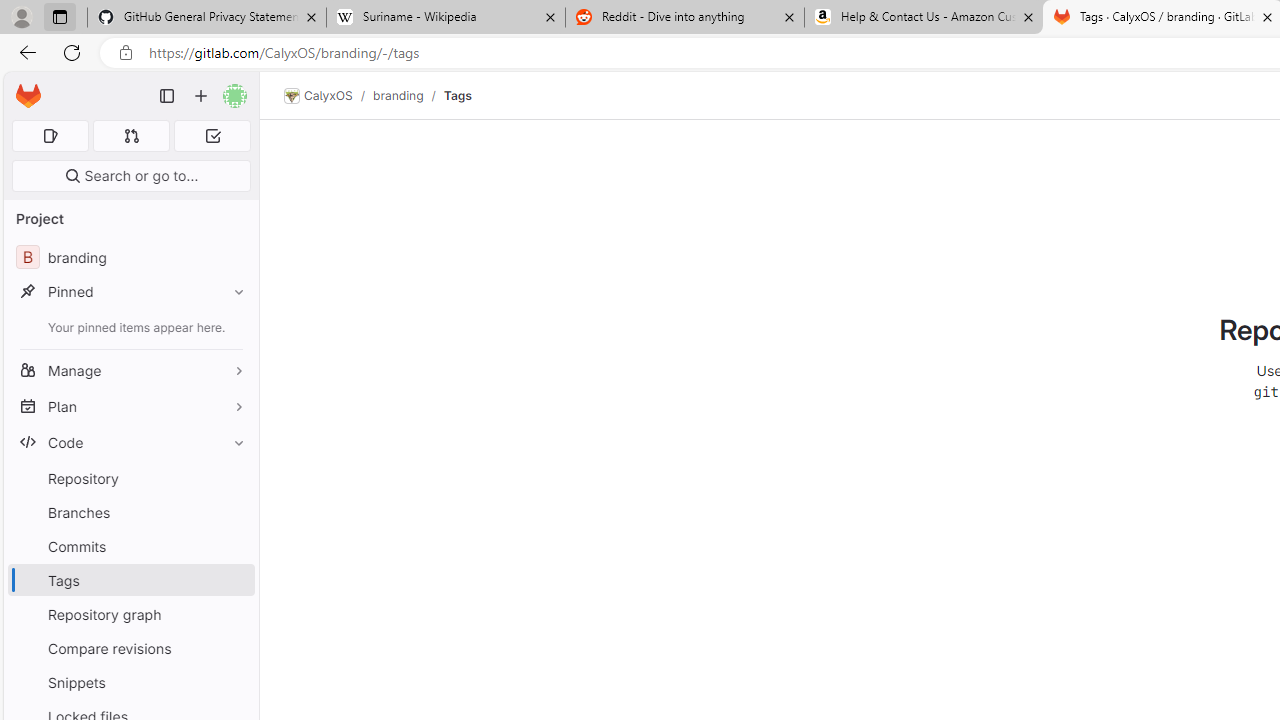  Describe the element at coordinates (130, 511) in the screenshot. I see `'Branches'` at that location.